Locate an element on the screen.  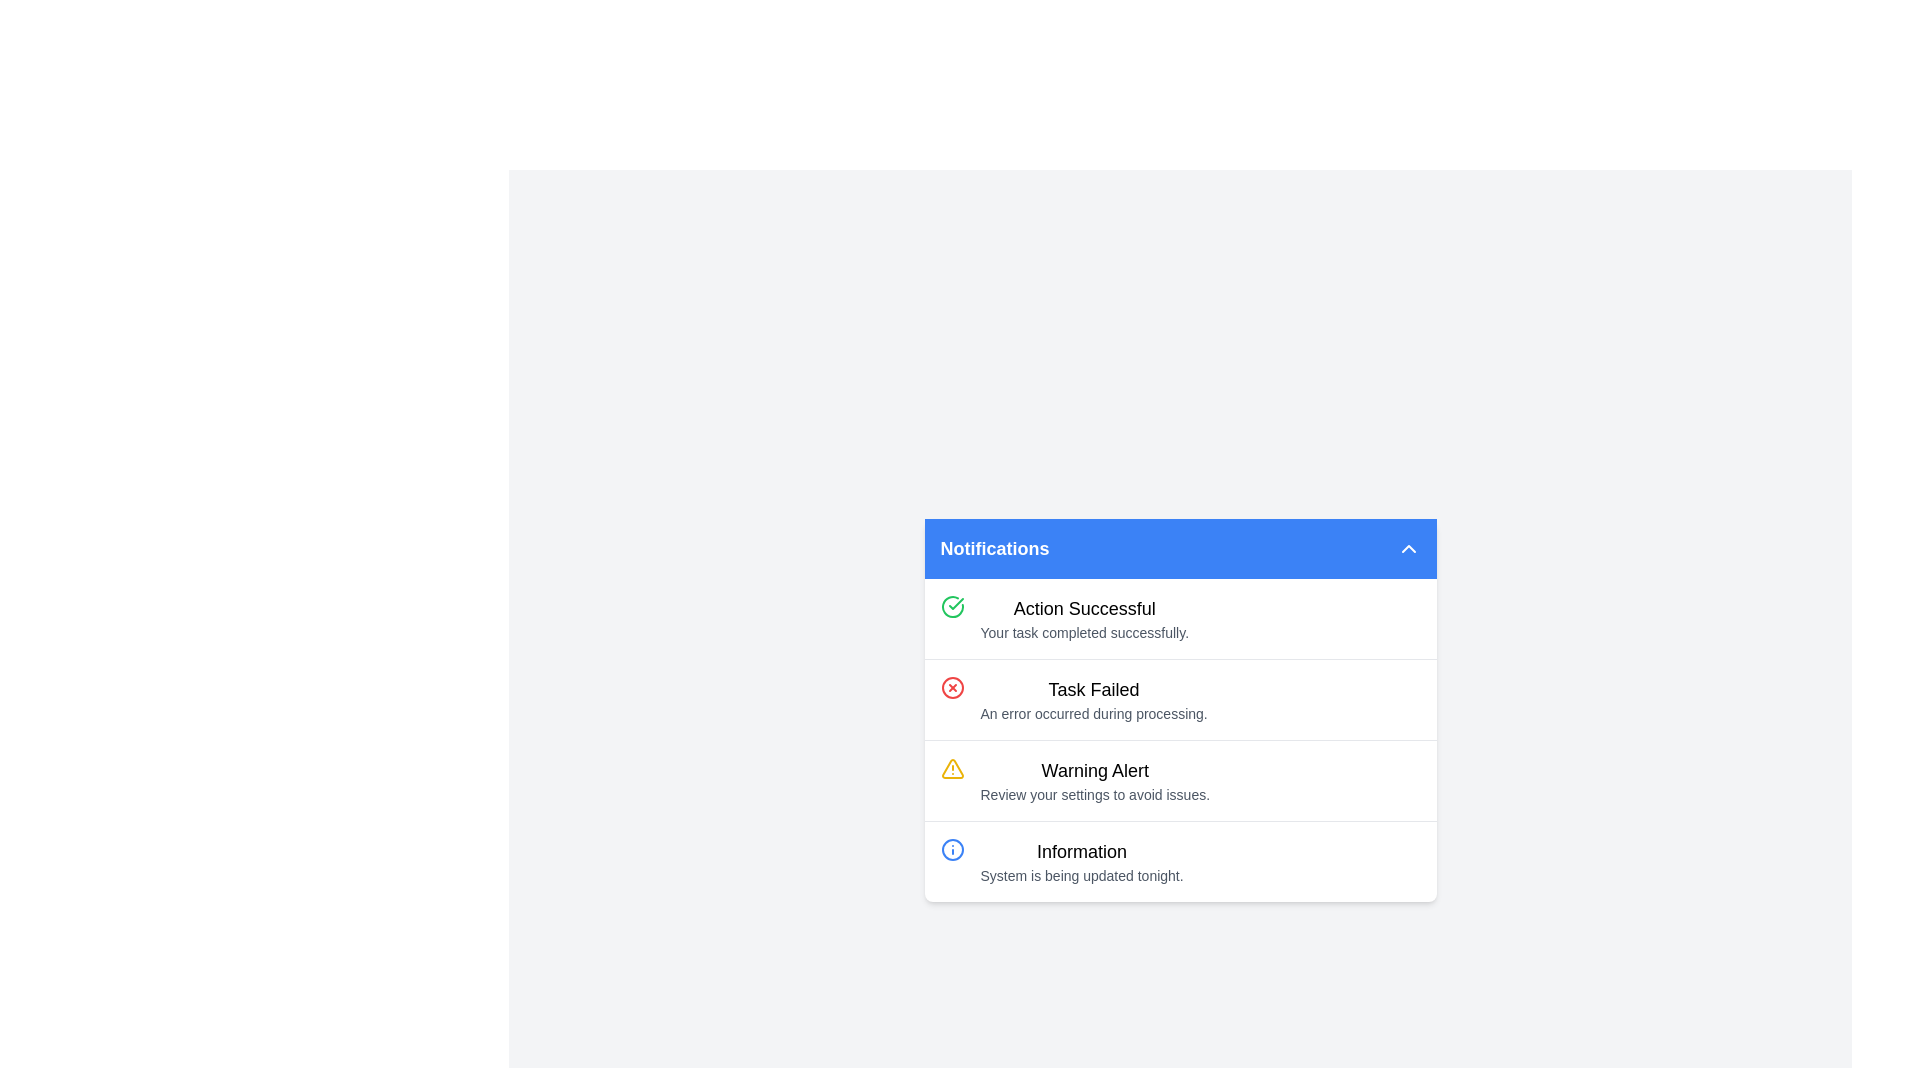
text label that displays 'Action Successful', which is styled as a headline within the notification section is located at coordinates (1083, 607).